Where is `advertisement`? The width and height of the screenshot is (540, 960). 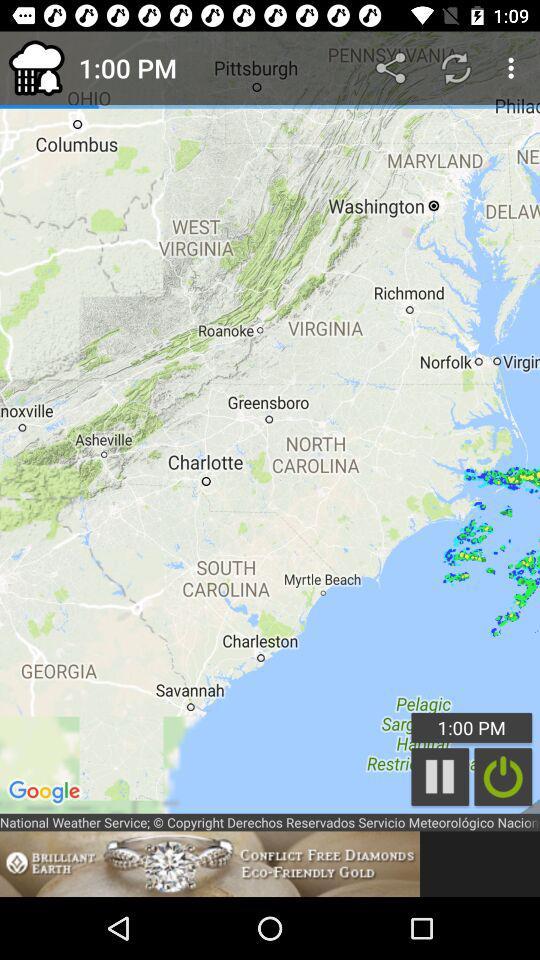 advertisement is located at coordinates (209, 863).